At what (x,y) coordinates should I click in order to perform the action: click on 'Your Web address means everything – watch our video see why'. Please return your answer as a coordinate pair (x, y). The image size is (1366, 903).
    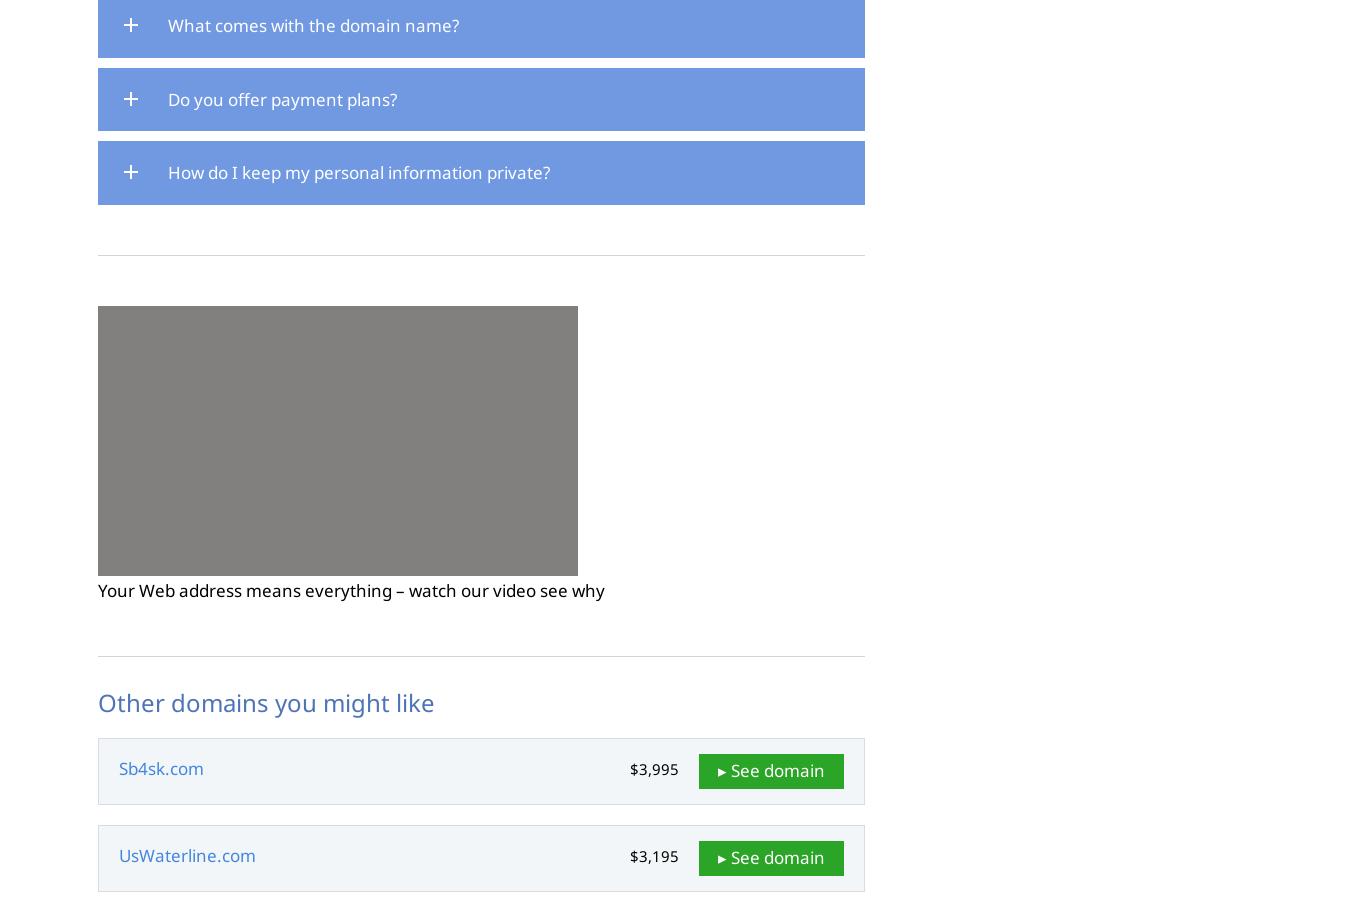
    Looking at the image, I should click on (350, 590).